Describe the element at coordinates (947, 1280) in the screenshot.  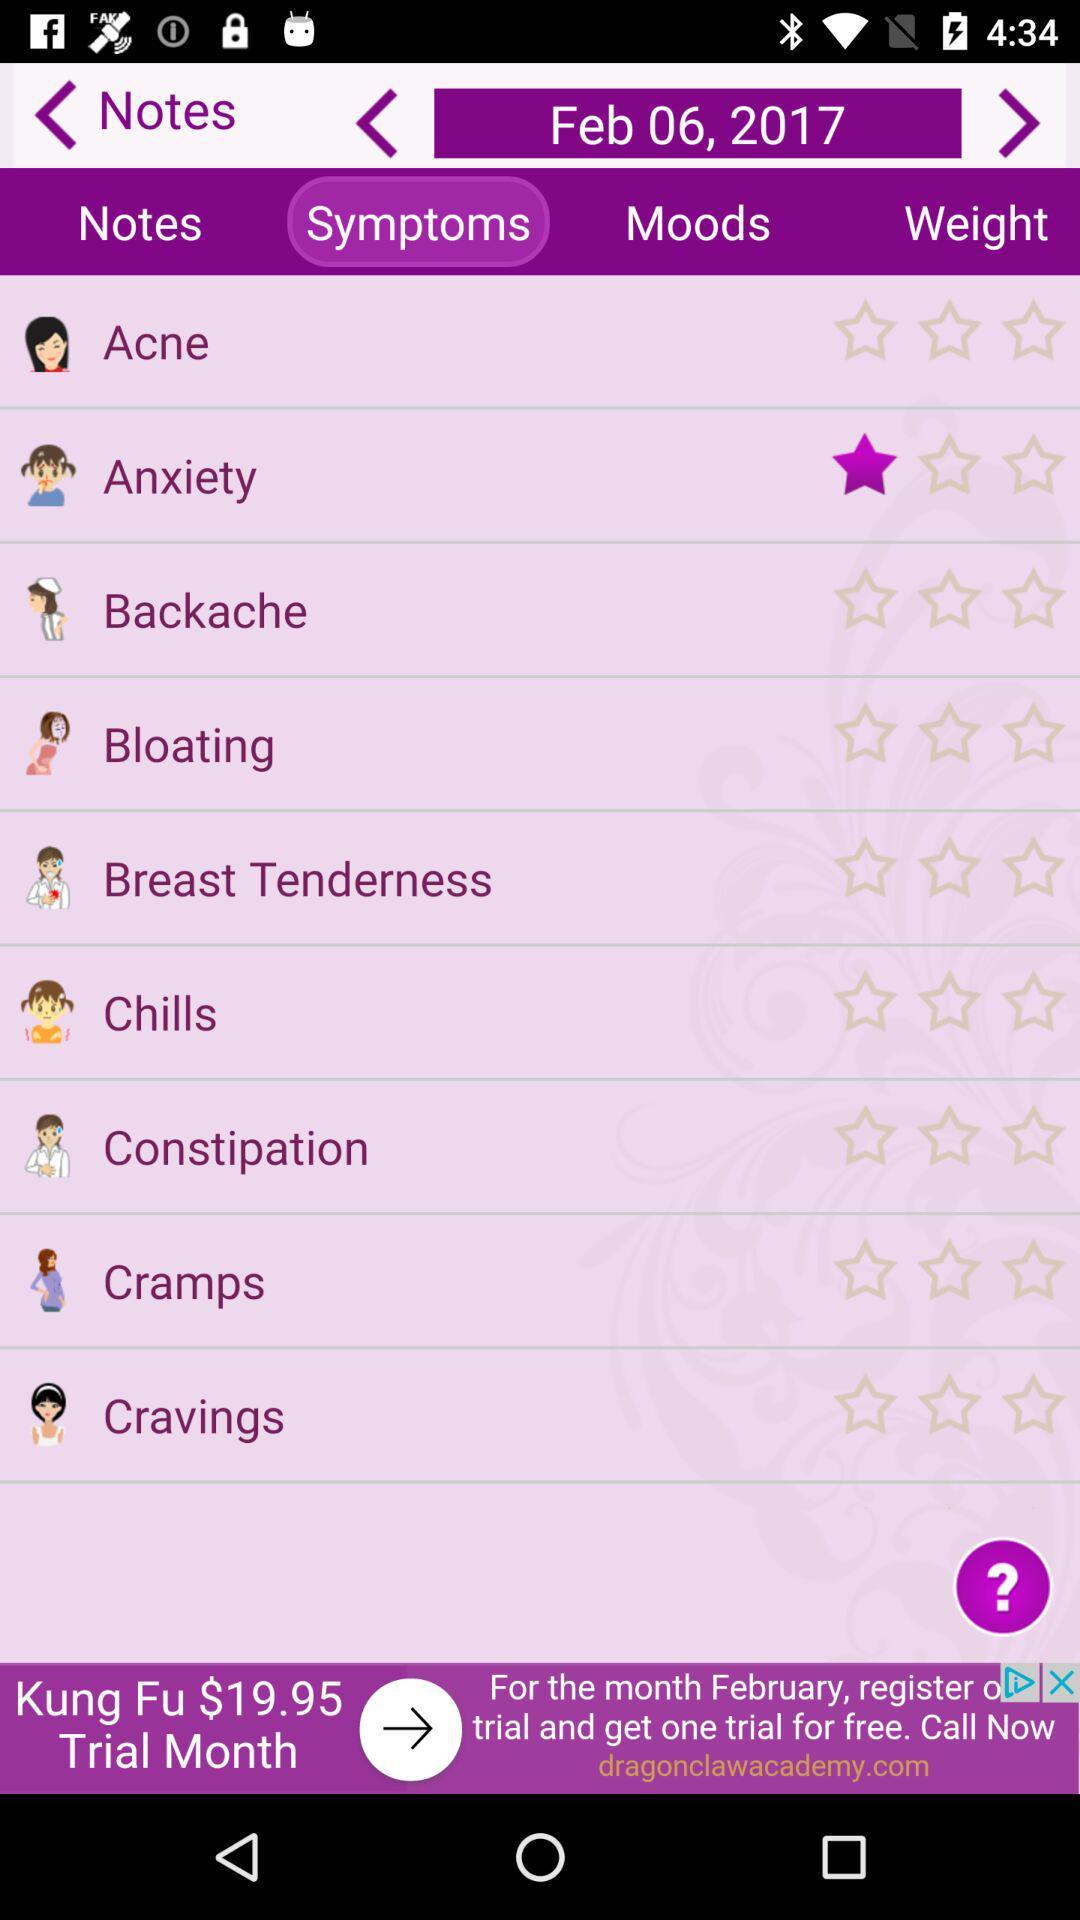
I see `cramp level` at that location.